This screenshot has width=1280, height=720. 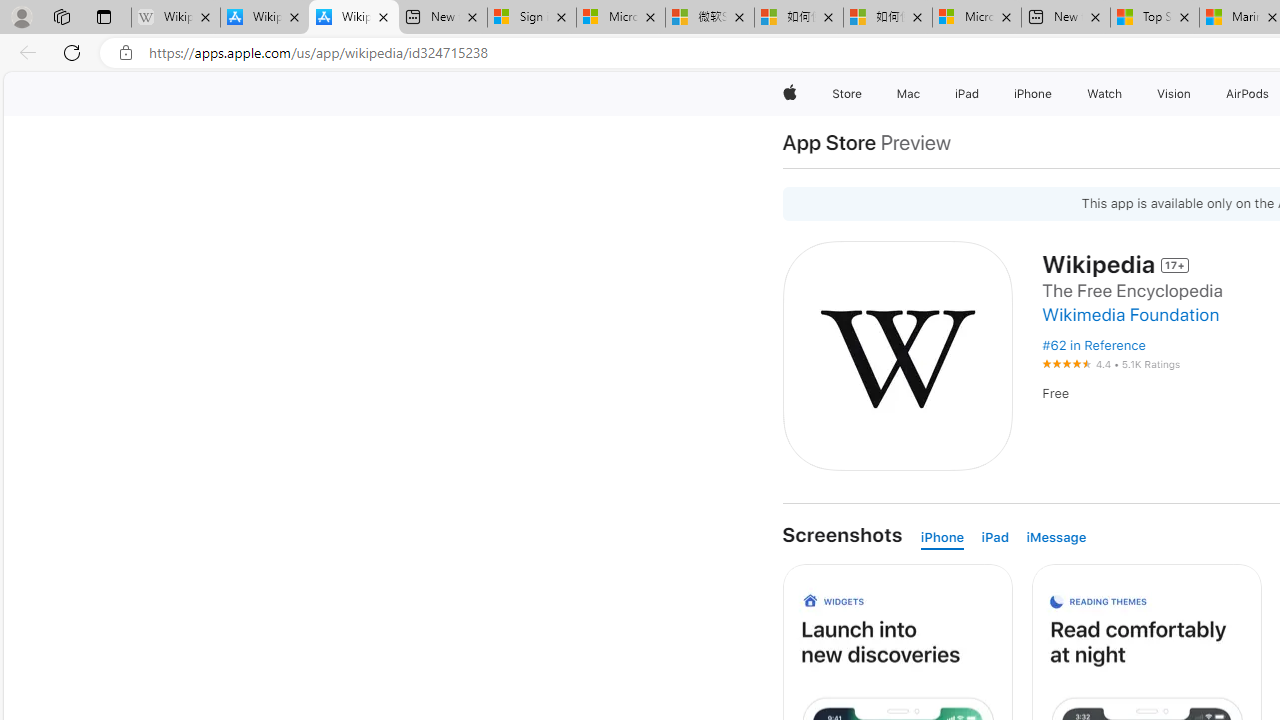 What do you see at coordinates (1195, 93) in the screenshot?
I see `'Vision menu'` at bounding box center [1195, 93].